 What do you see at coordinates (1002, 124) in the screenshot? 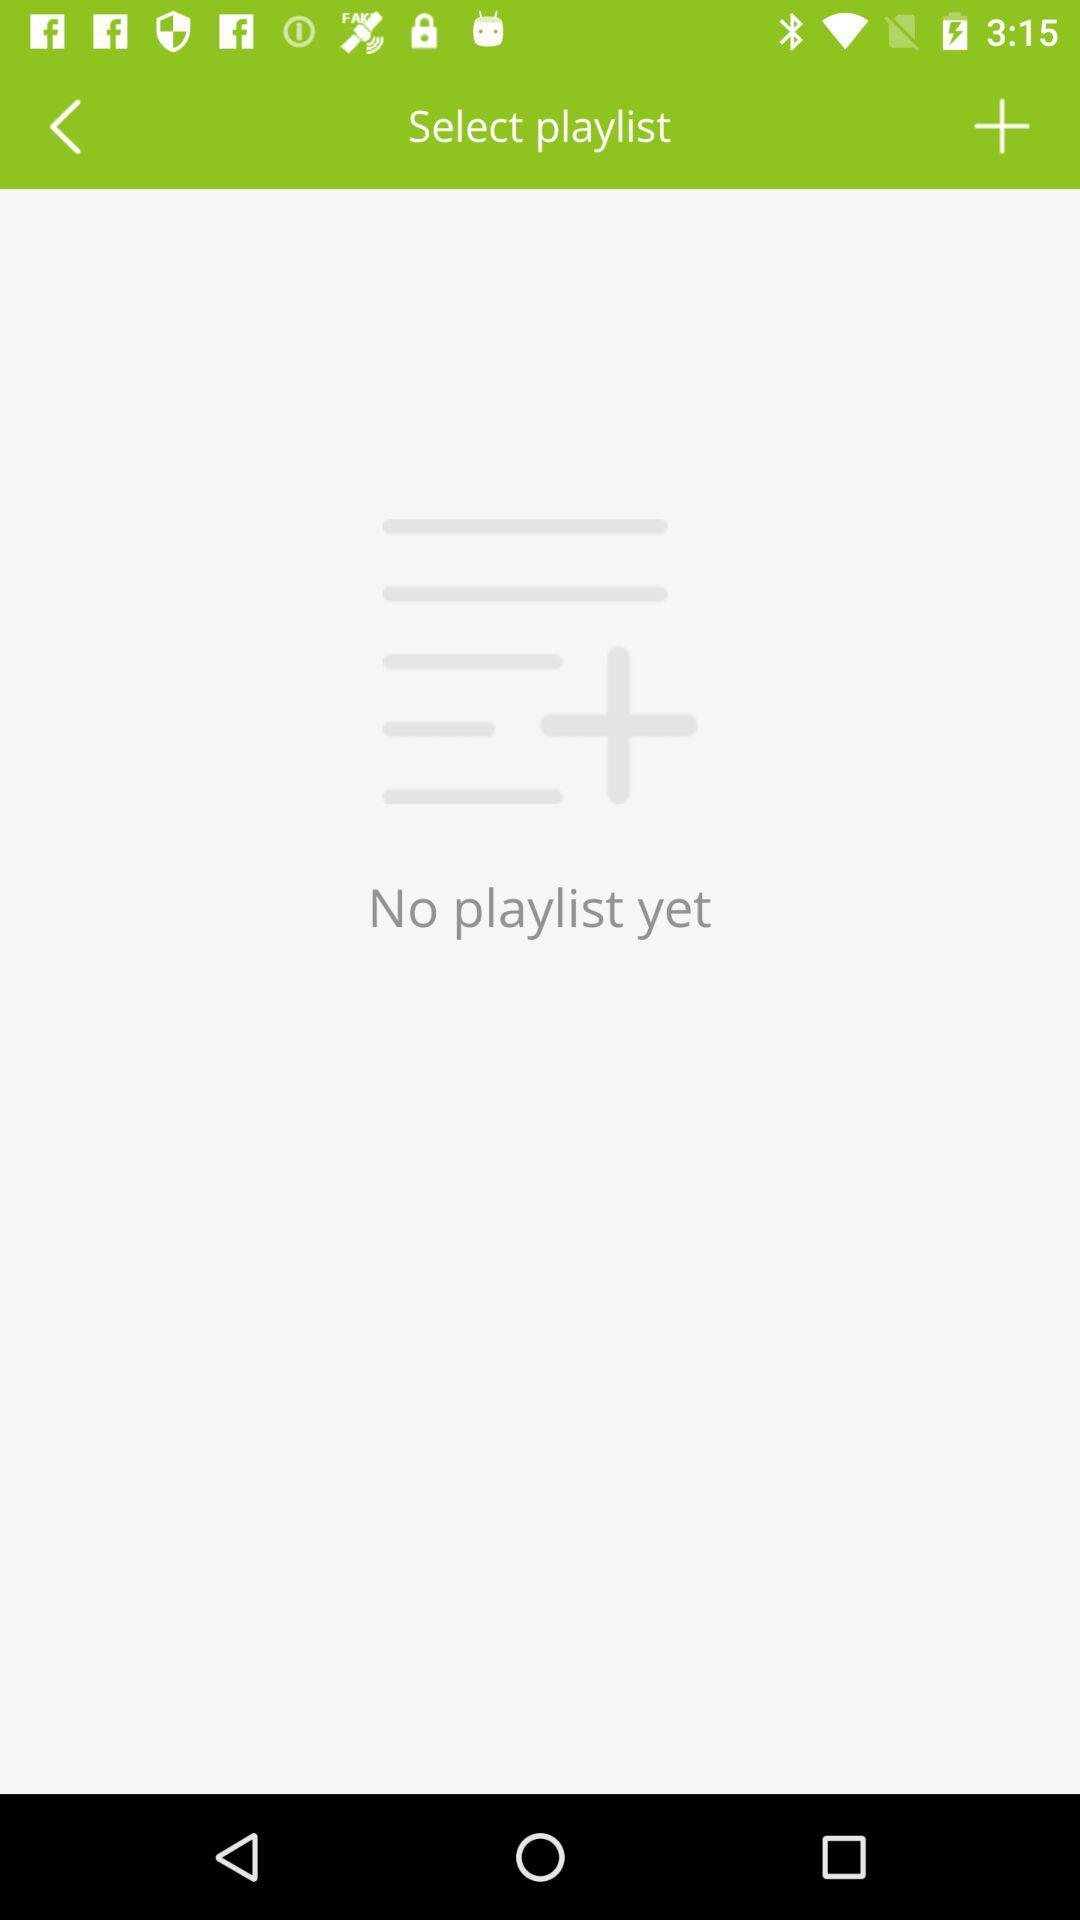
I see `playlist` at bounding box center [1002, 124].